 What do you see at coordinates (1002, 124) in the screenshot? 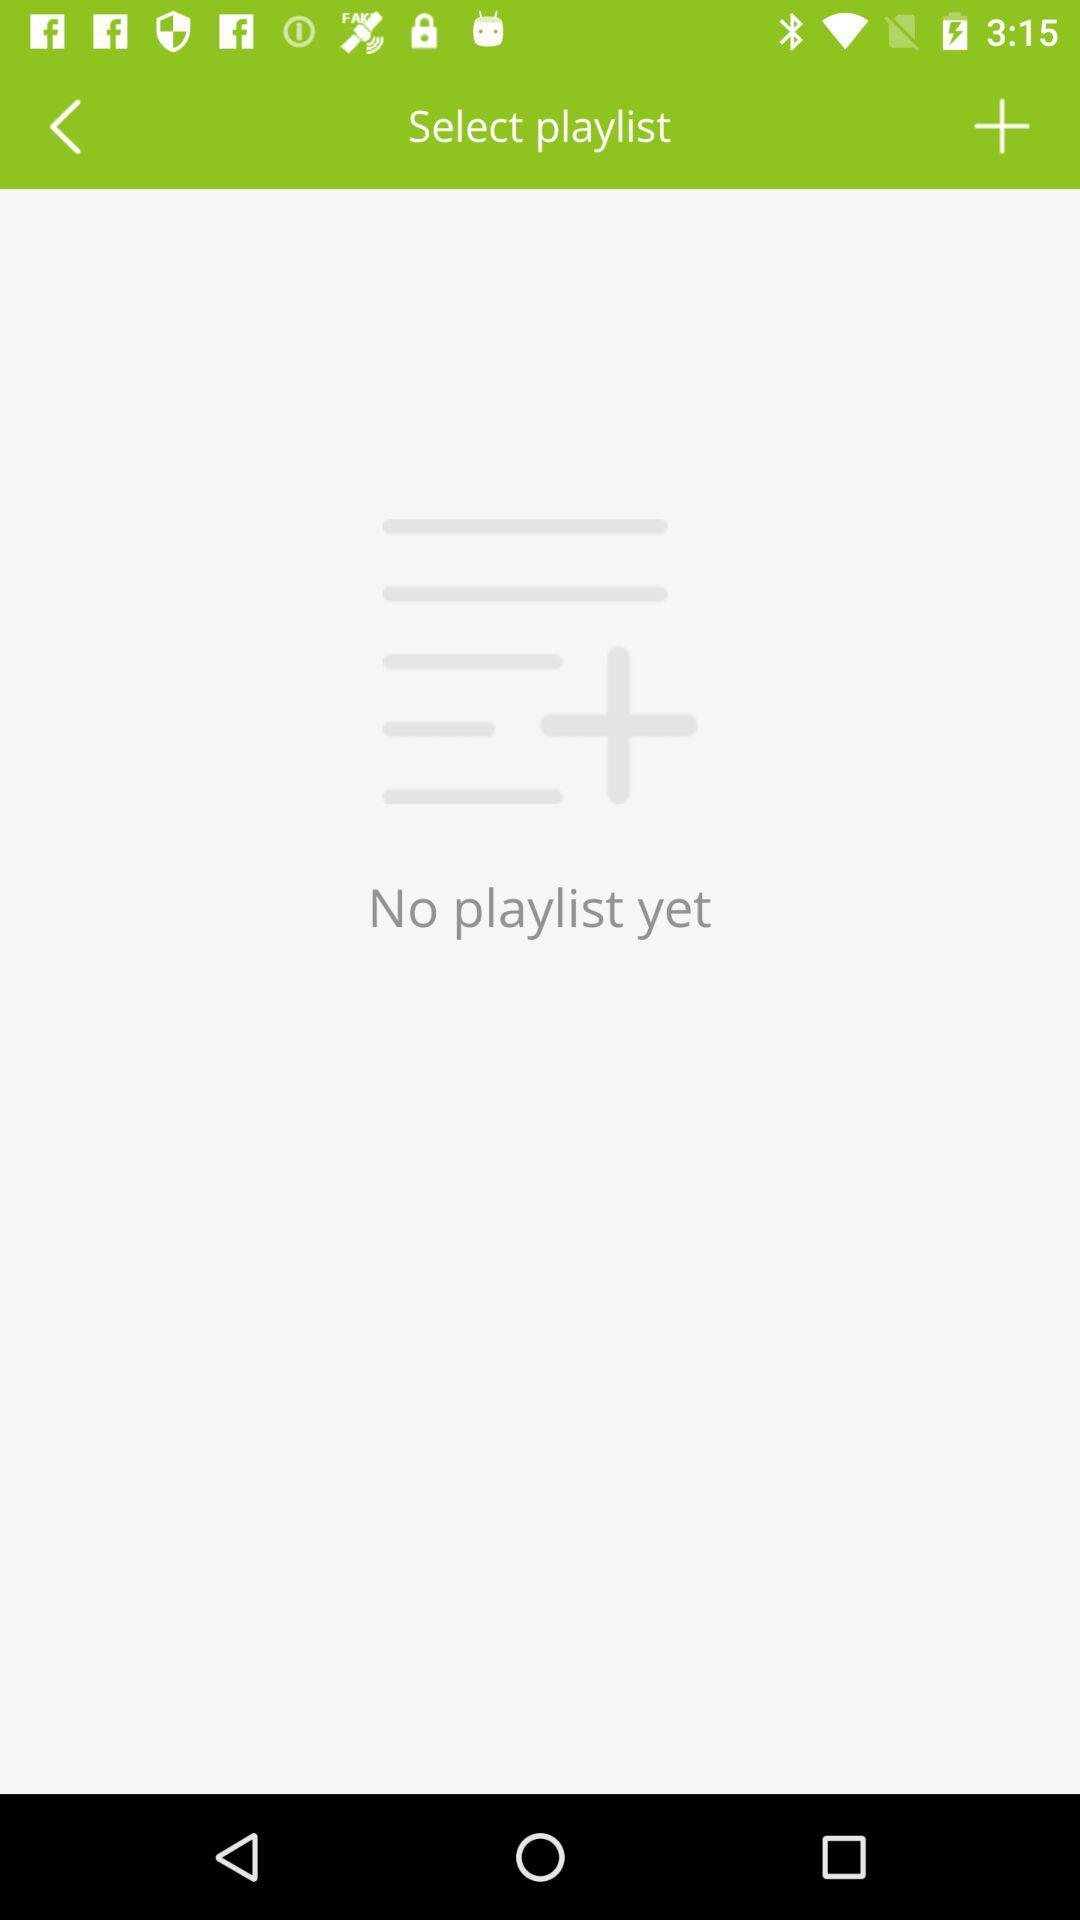
I see `playlist` at bounding box center [1002, 124].